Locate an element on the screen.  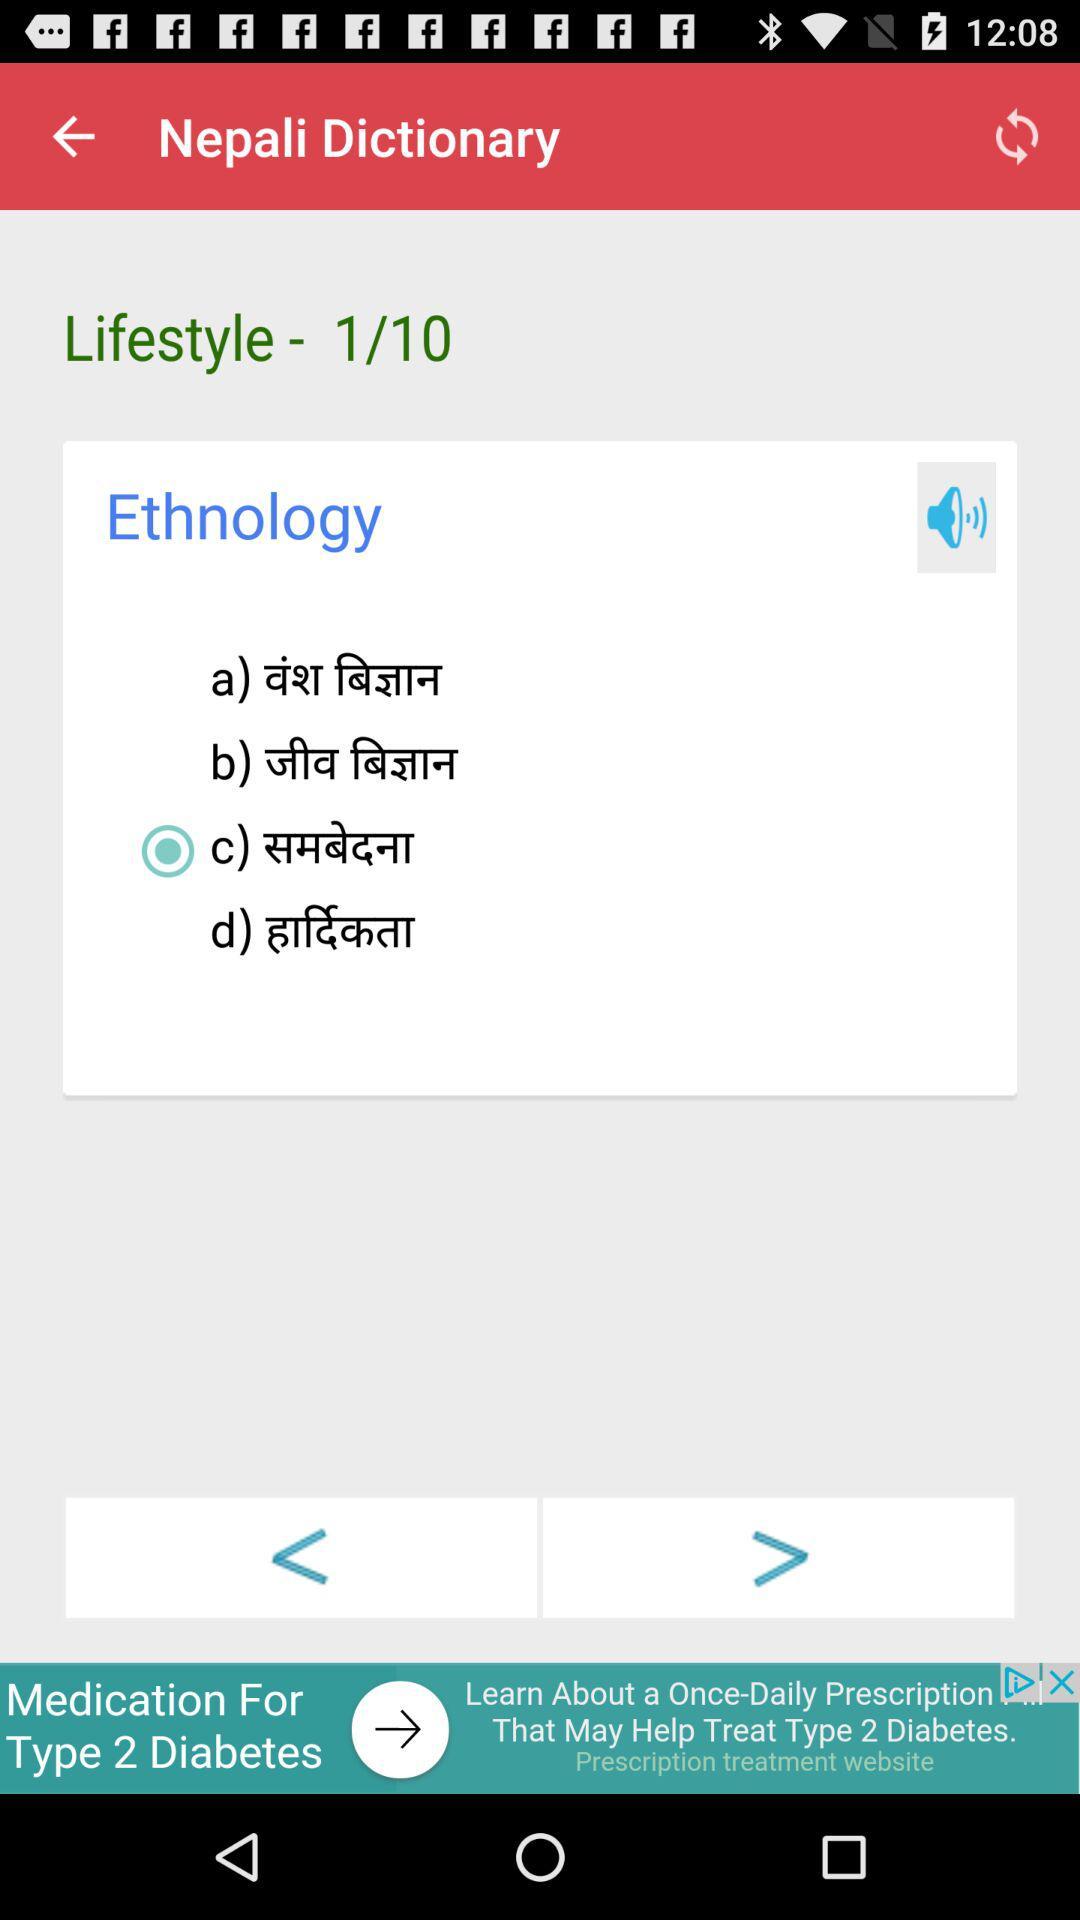
the arrow_forward icon is located at coordinates (777, 1667).